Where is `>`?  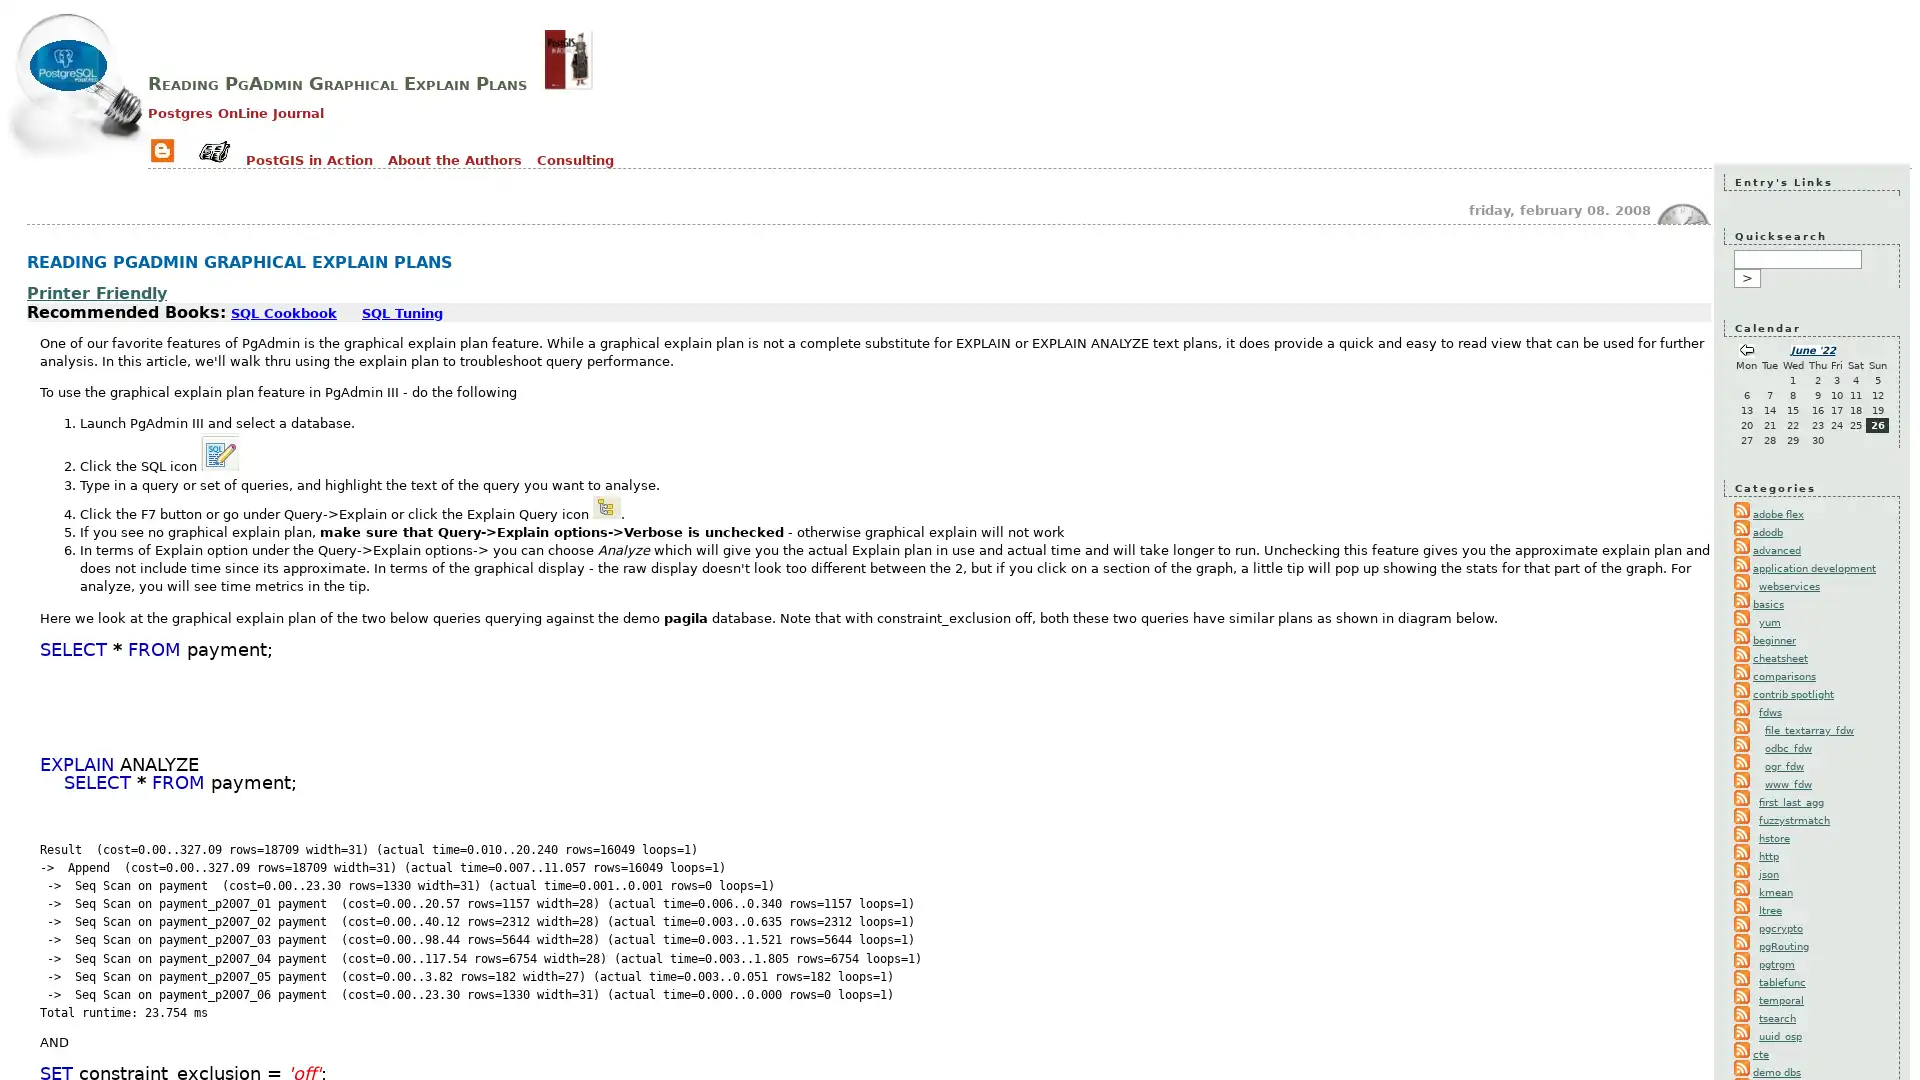 > is located at coordinates (1746, 278).